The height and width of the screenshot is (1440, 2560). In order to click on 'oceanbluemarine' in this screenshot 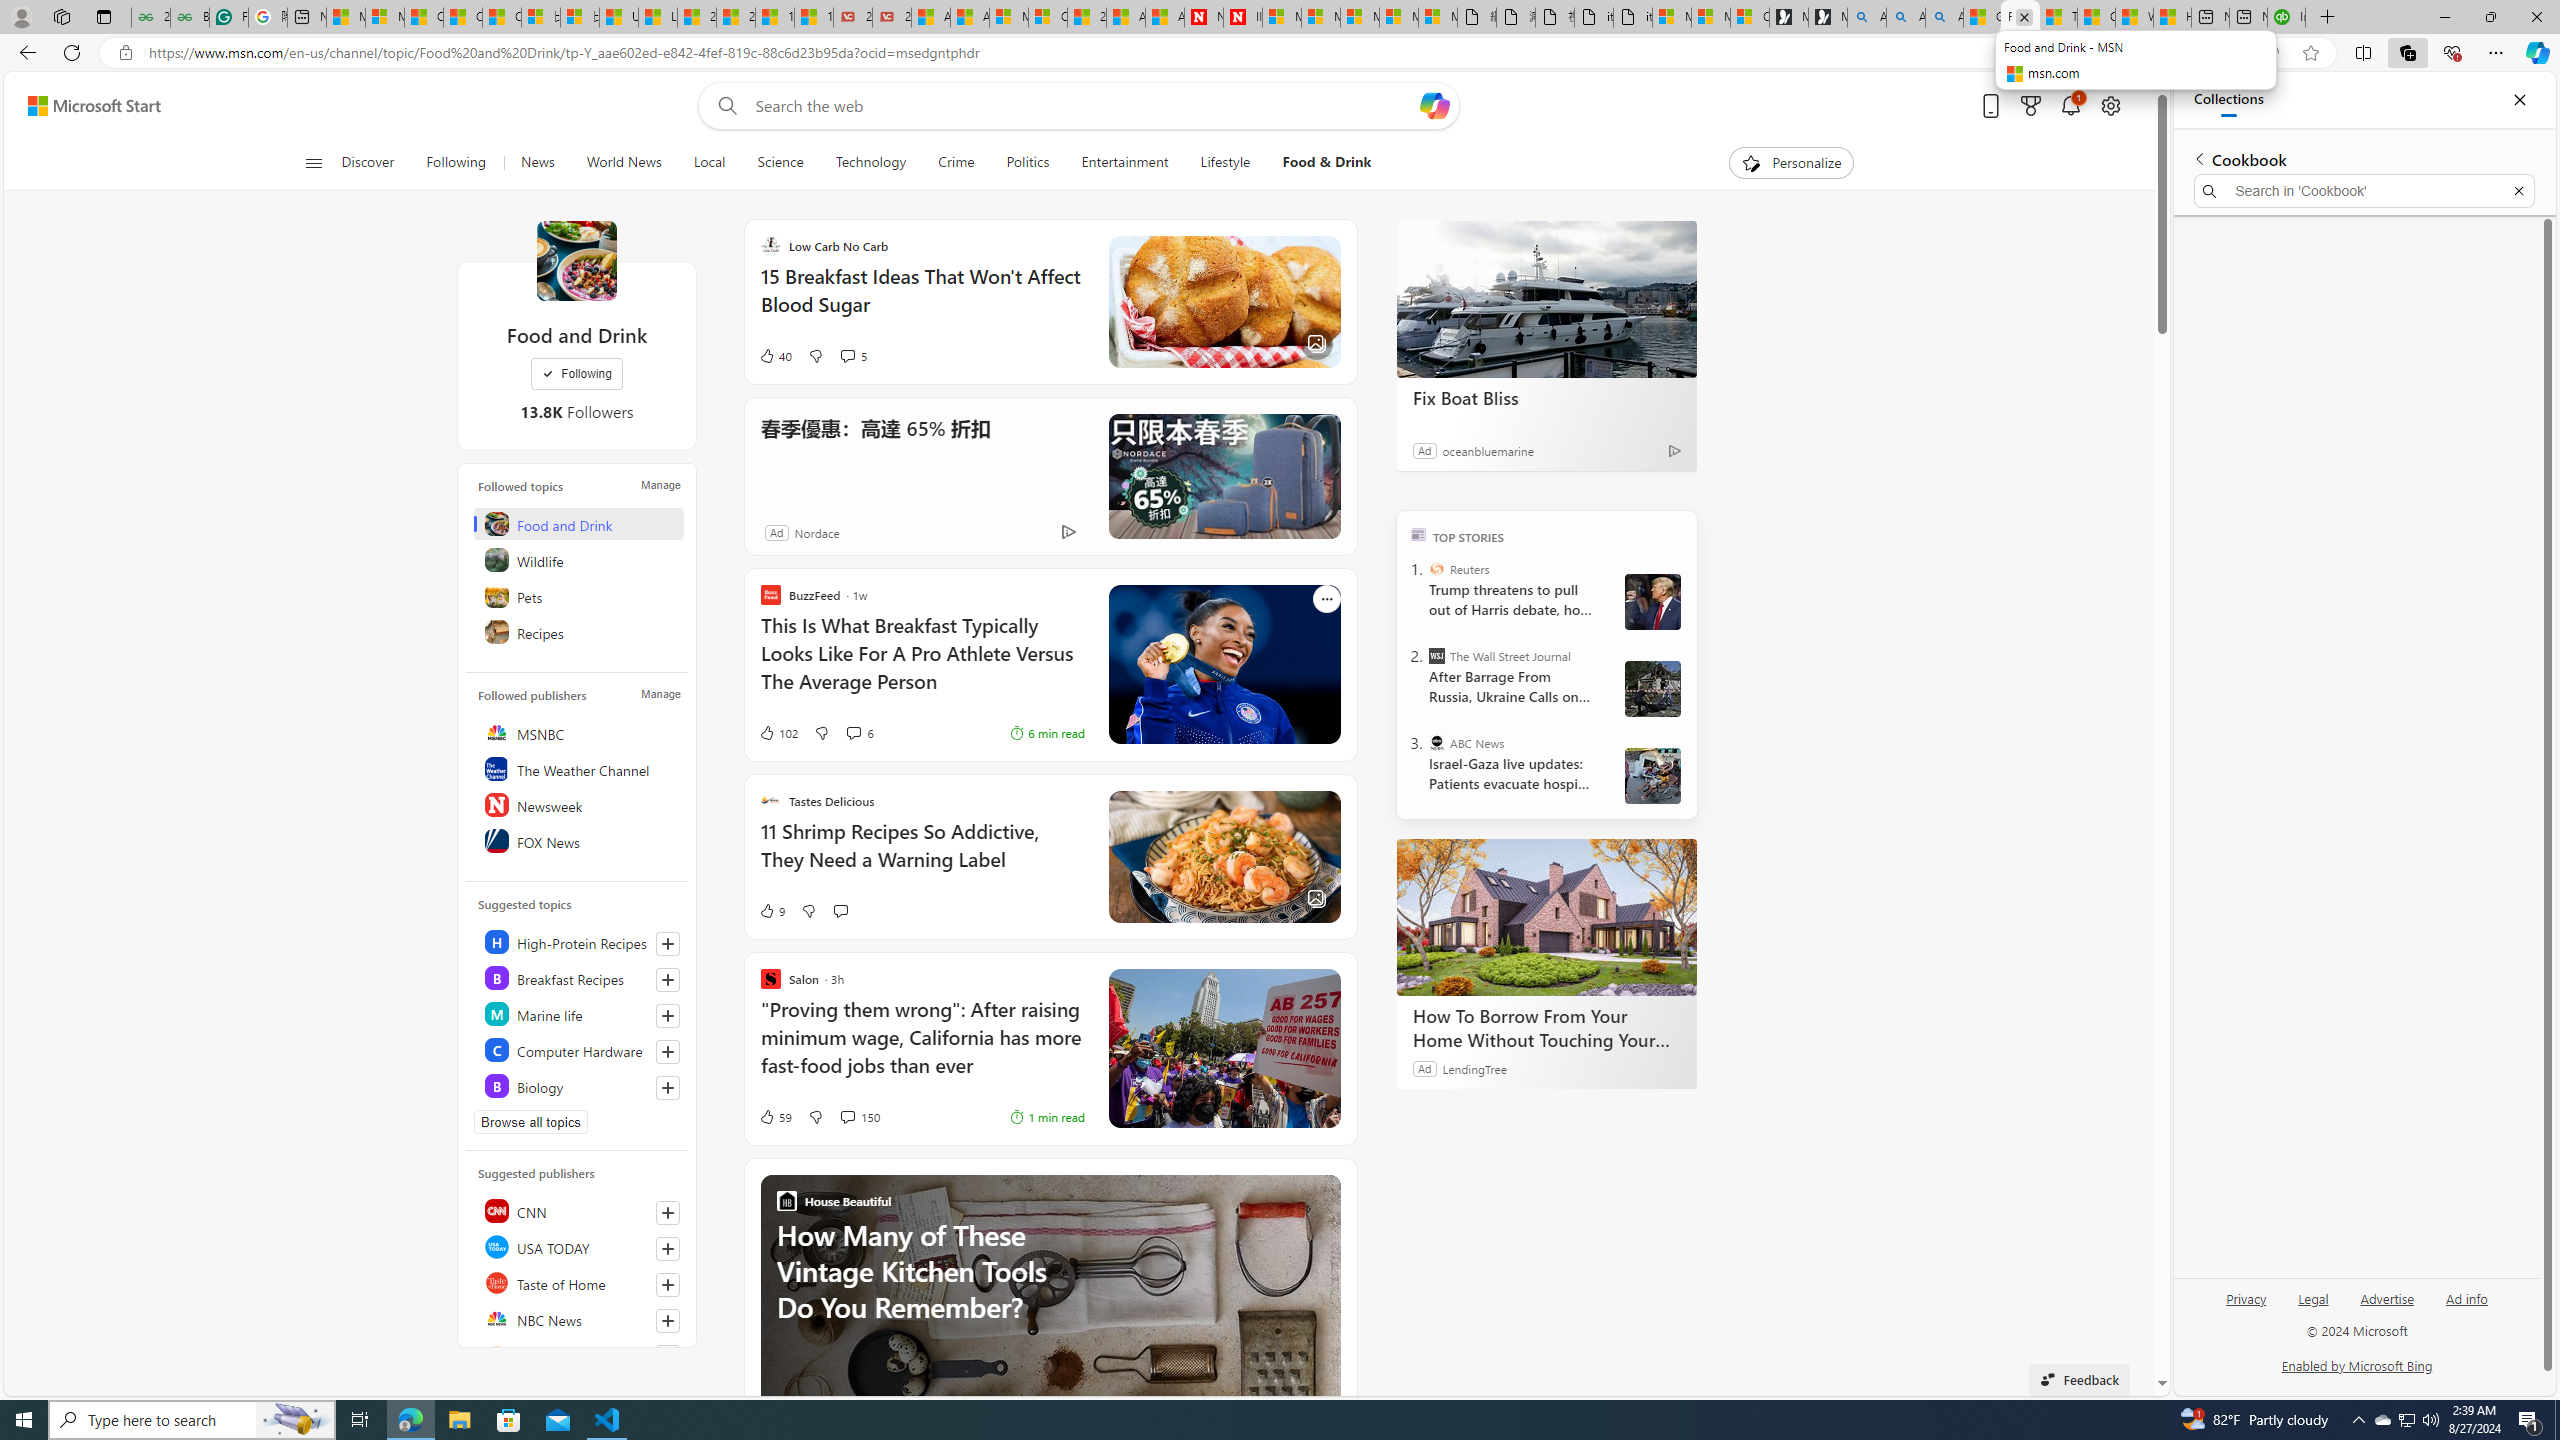, I will do `click(1487, 449)`.